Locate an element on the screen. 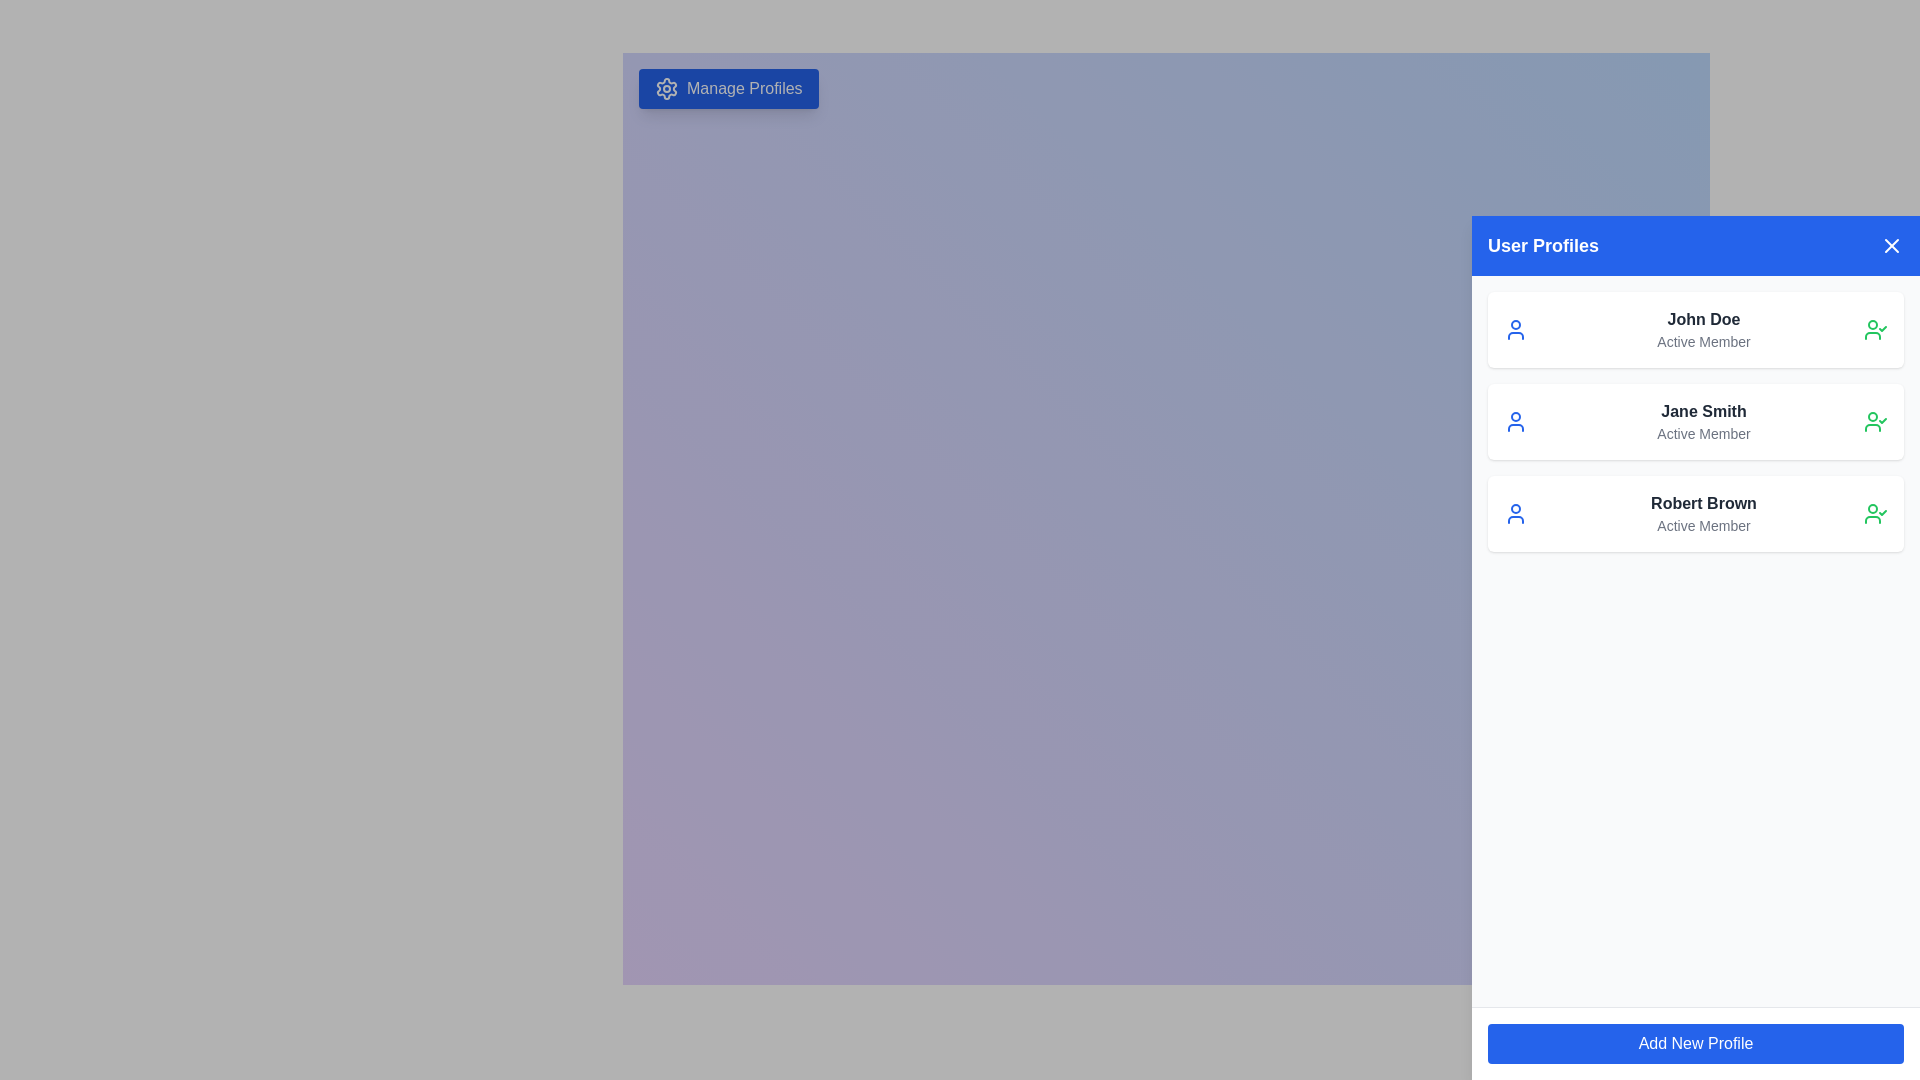  the close button for the 'User Profiles' panel is located at coordinates (1890, 245).